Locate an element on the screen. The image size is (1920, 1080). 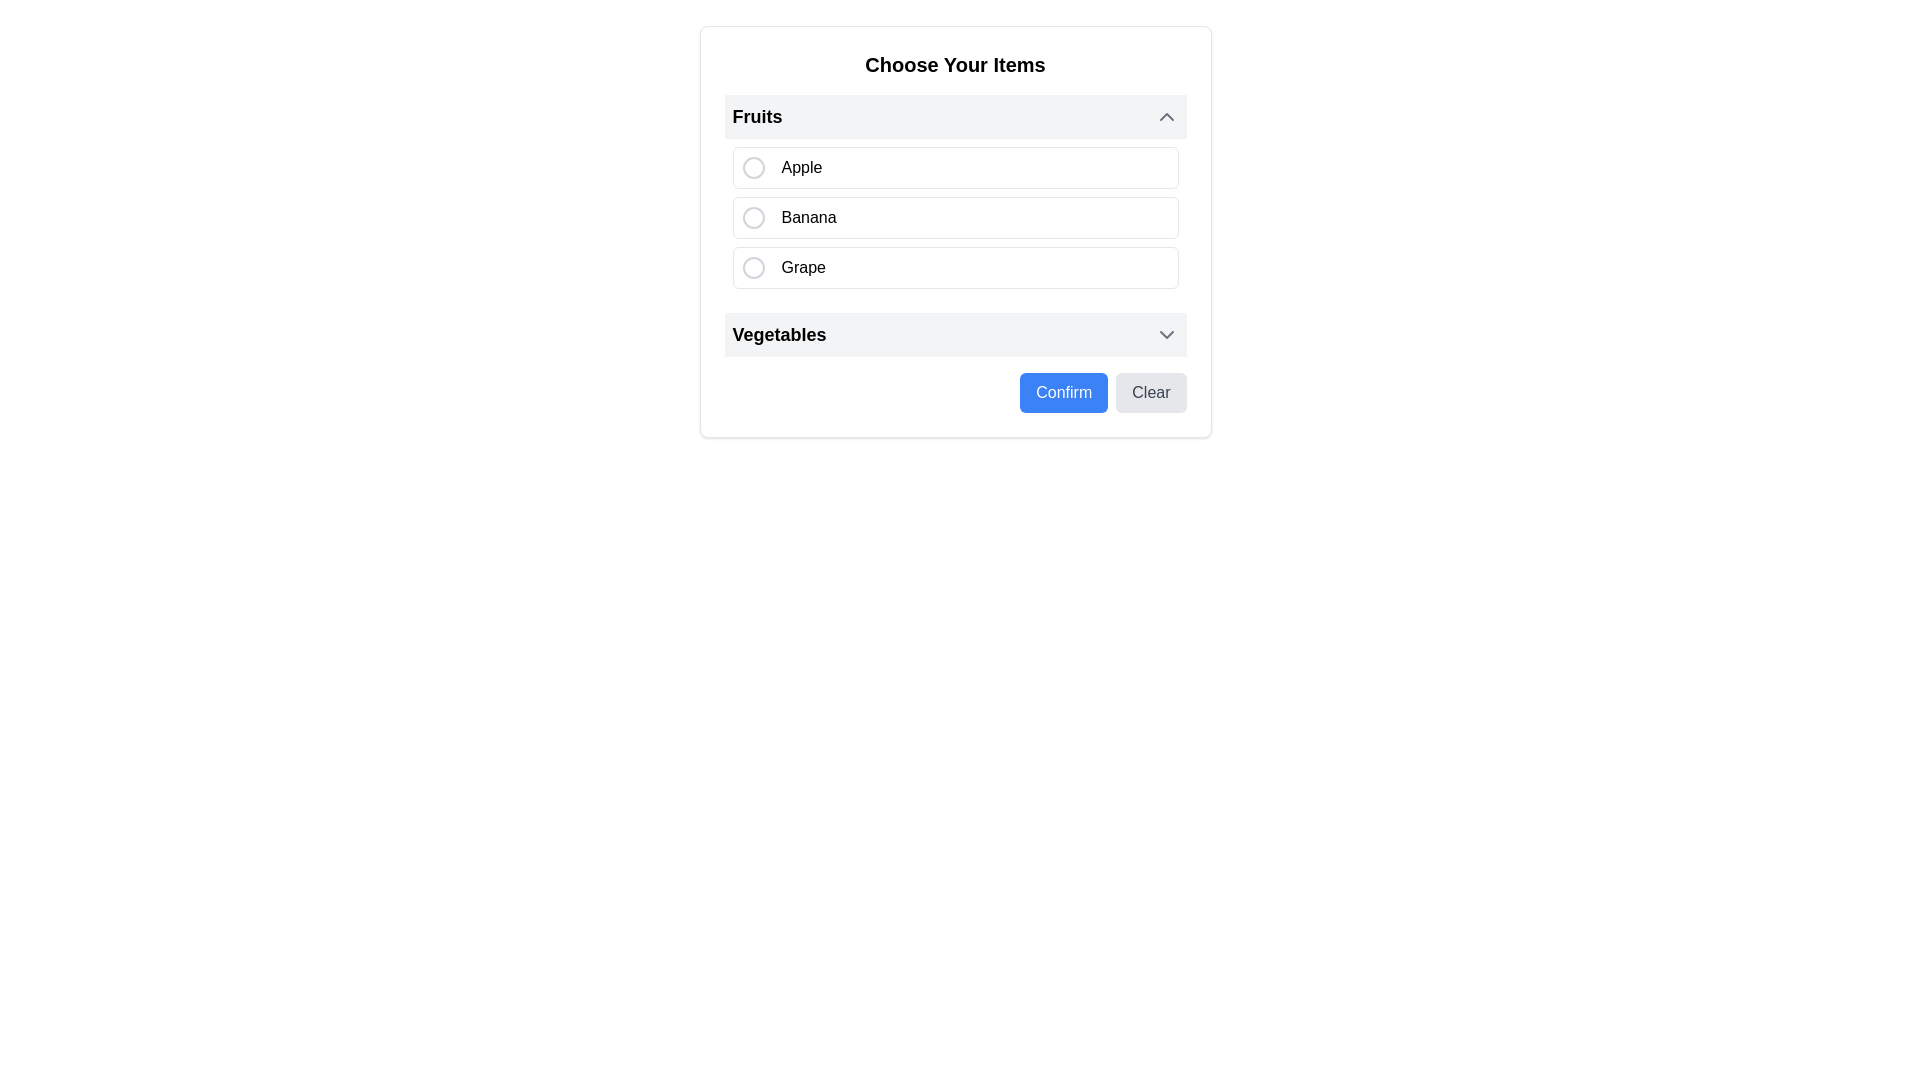
the static text label that indicates the option to select 'Apple' next to the associated radio button in the Fruits selection menu is located at coordinates (801, 167).